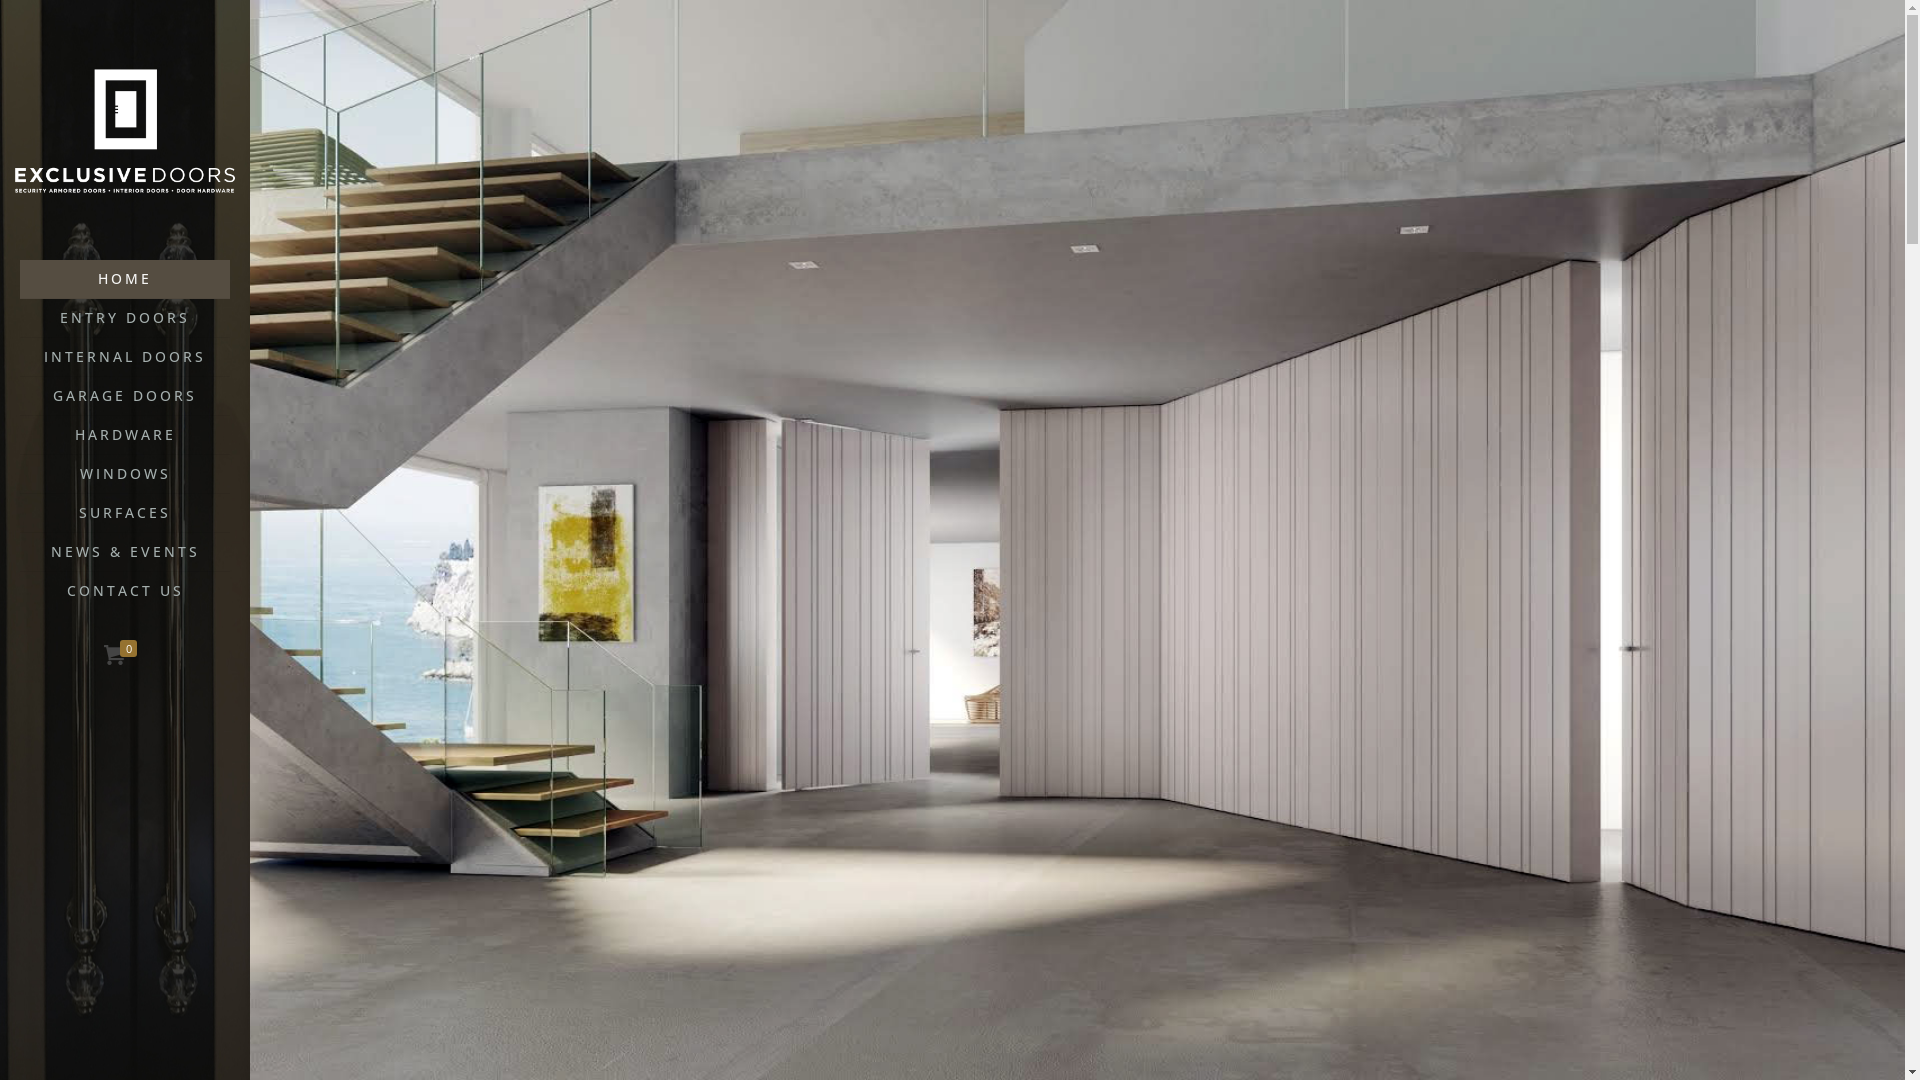 The width and height of the screenshot is (1920, 1080). I want to click on '0', so click(122, 655).